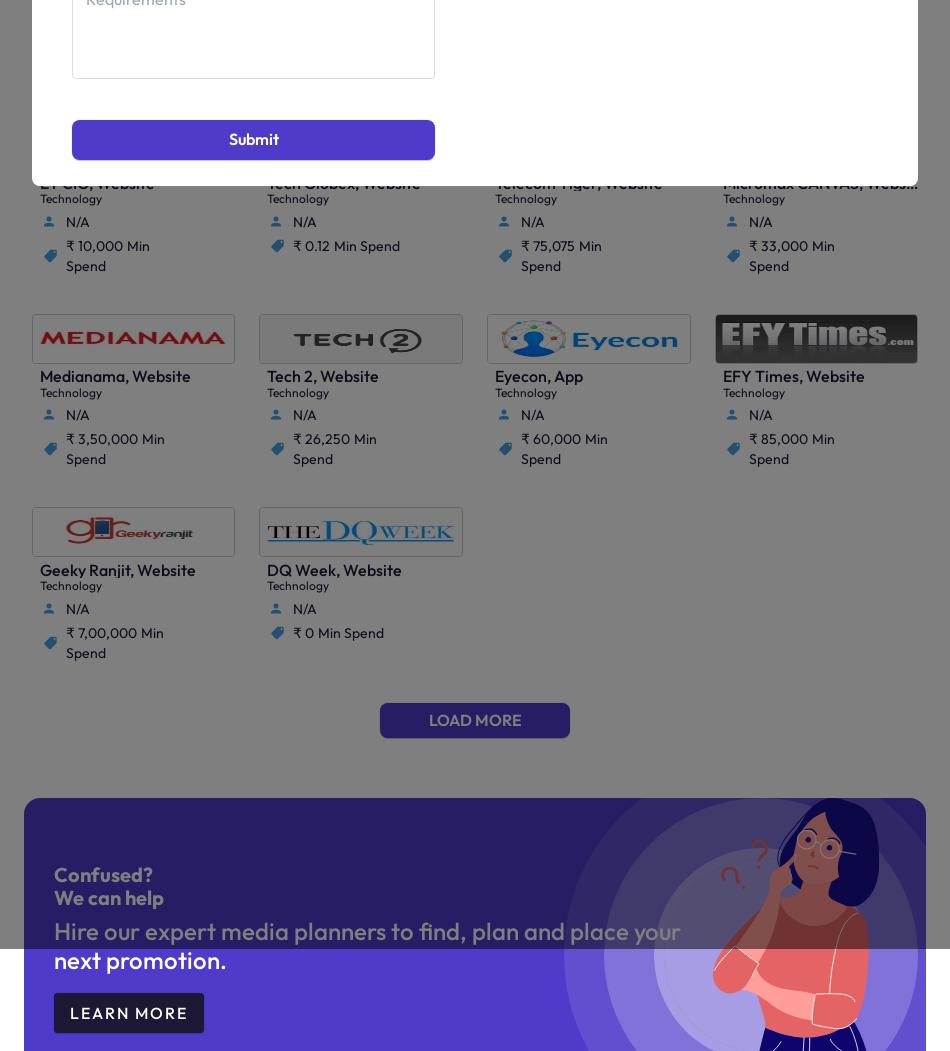 Image resolution: width=950 pixels, height=1051 pixels. Describe the element at coordinates (302, 630) in the screenshot. I see `'₹ 0'` at that location.